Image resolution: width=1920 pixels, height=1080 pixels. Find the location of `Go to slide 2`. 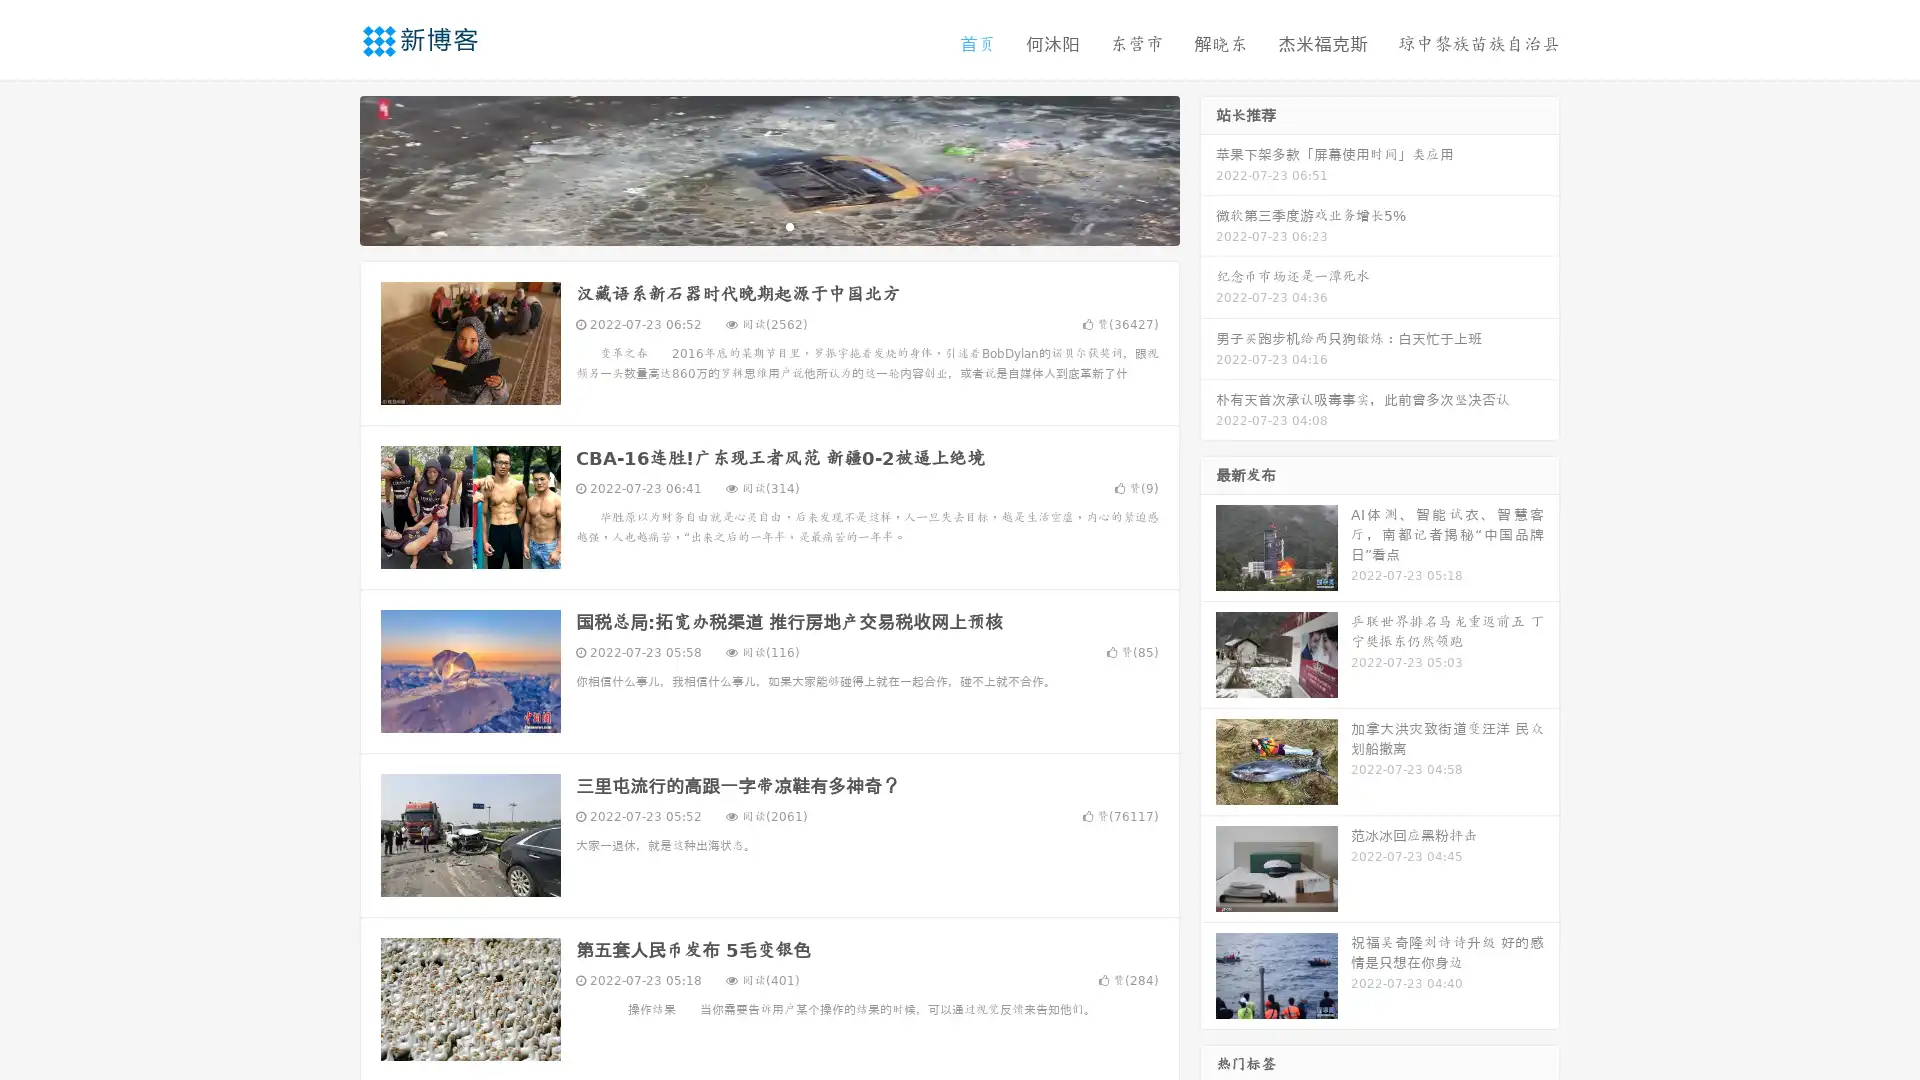

Go to slide 2 is located at coordinates (768, 225).